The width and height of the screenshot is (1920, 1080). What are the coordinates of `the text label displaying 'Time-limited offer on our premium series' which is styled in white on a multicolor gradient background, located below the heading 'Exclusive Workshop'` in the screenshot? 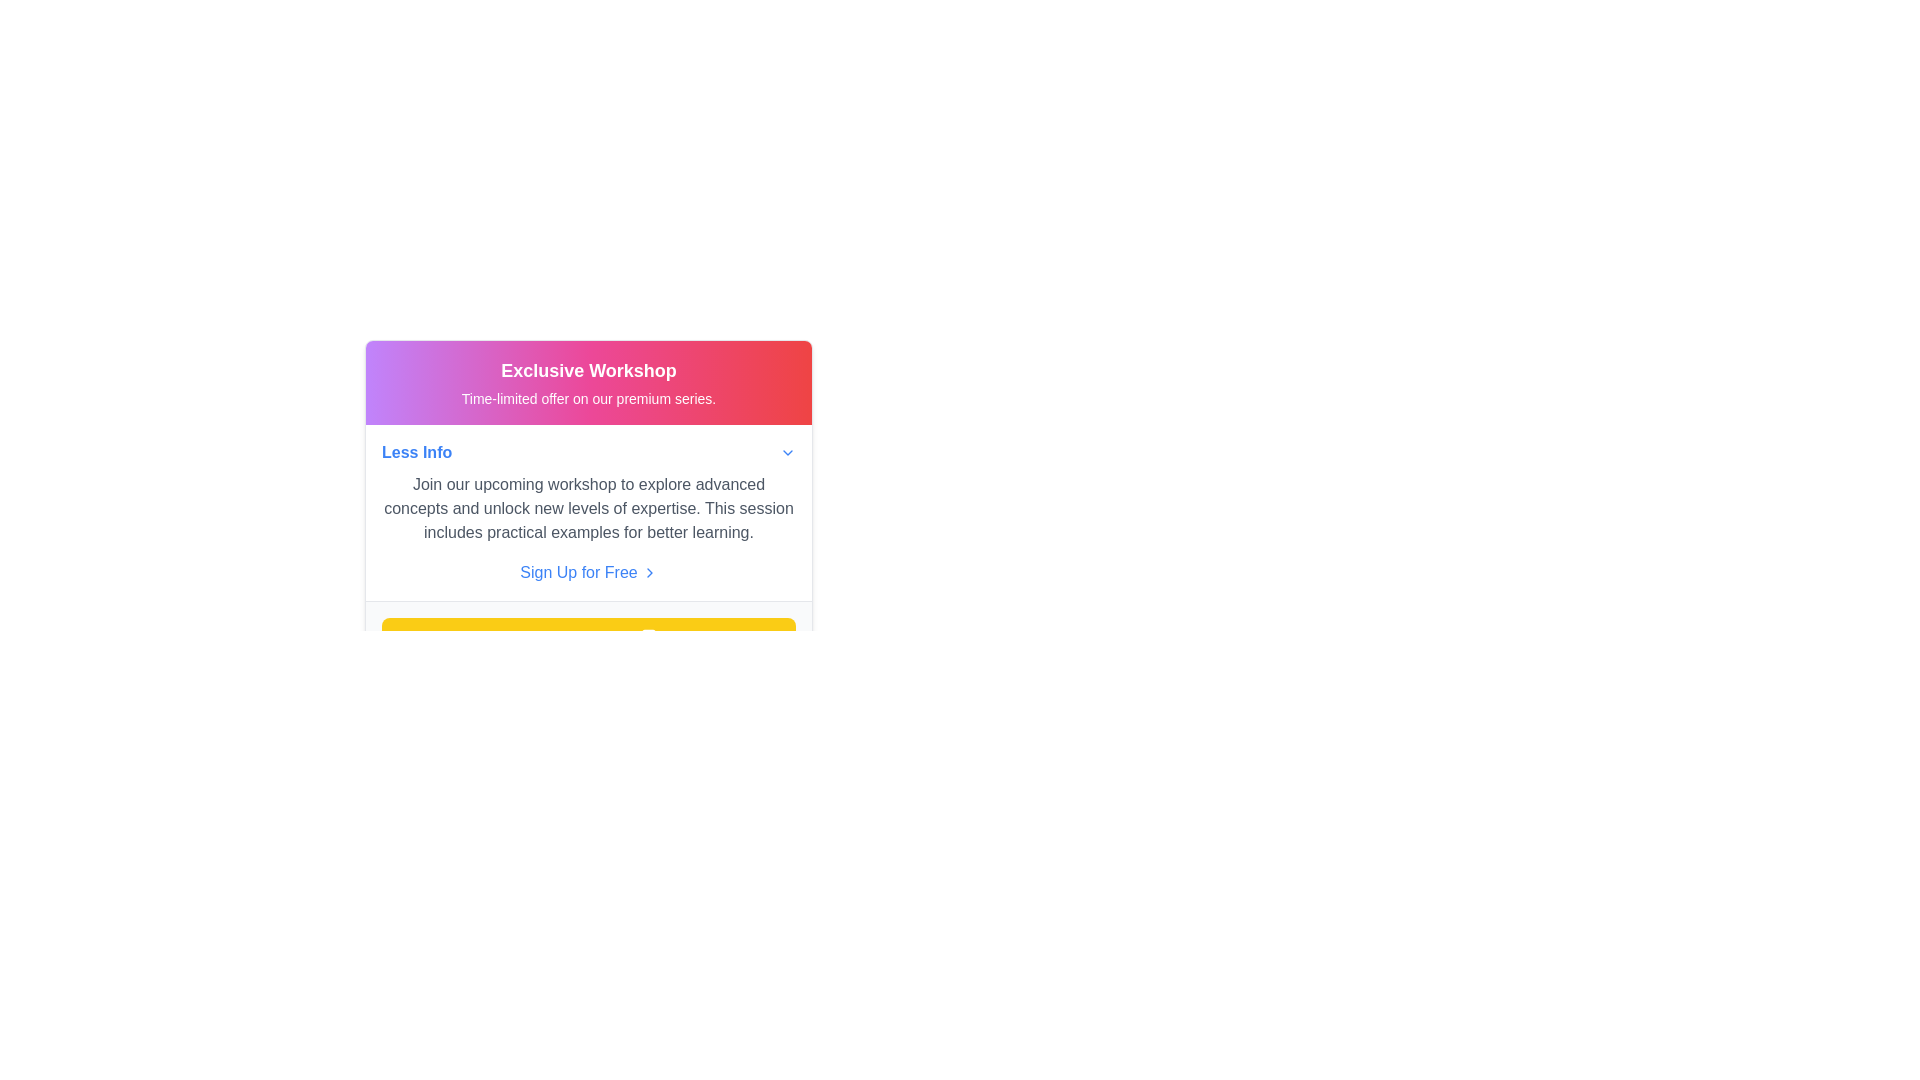 It's located at (588, 398).